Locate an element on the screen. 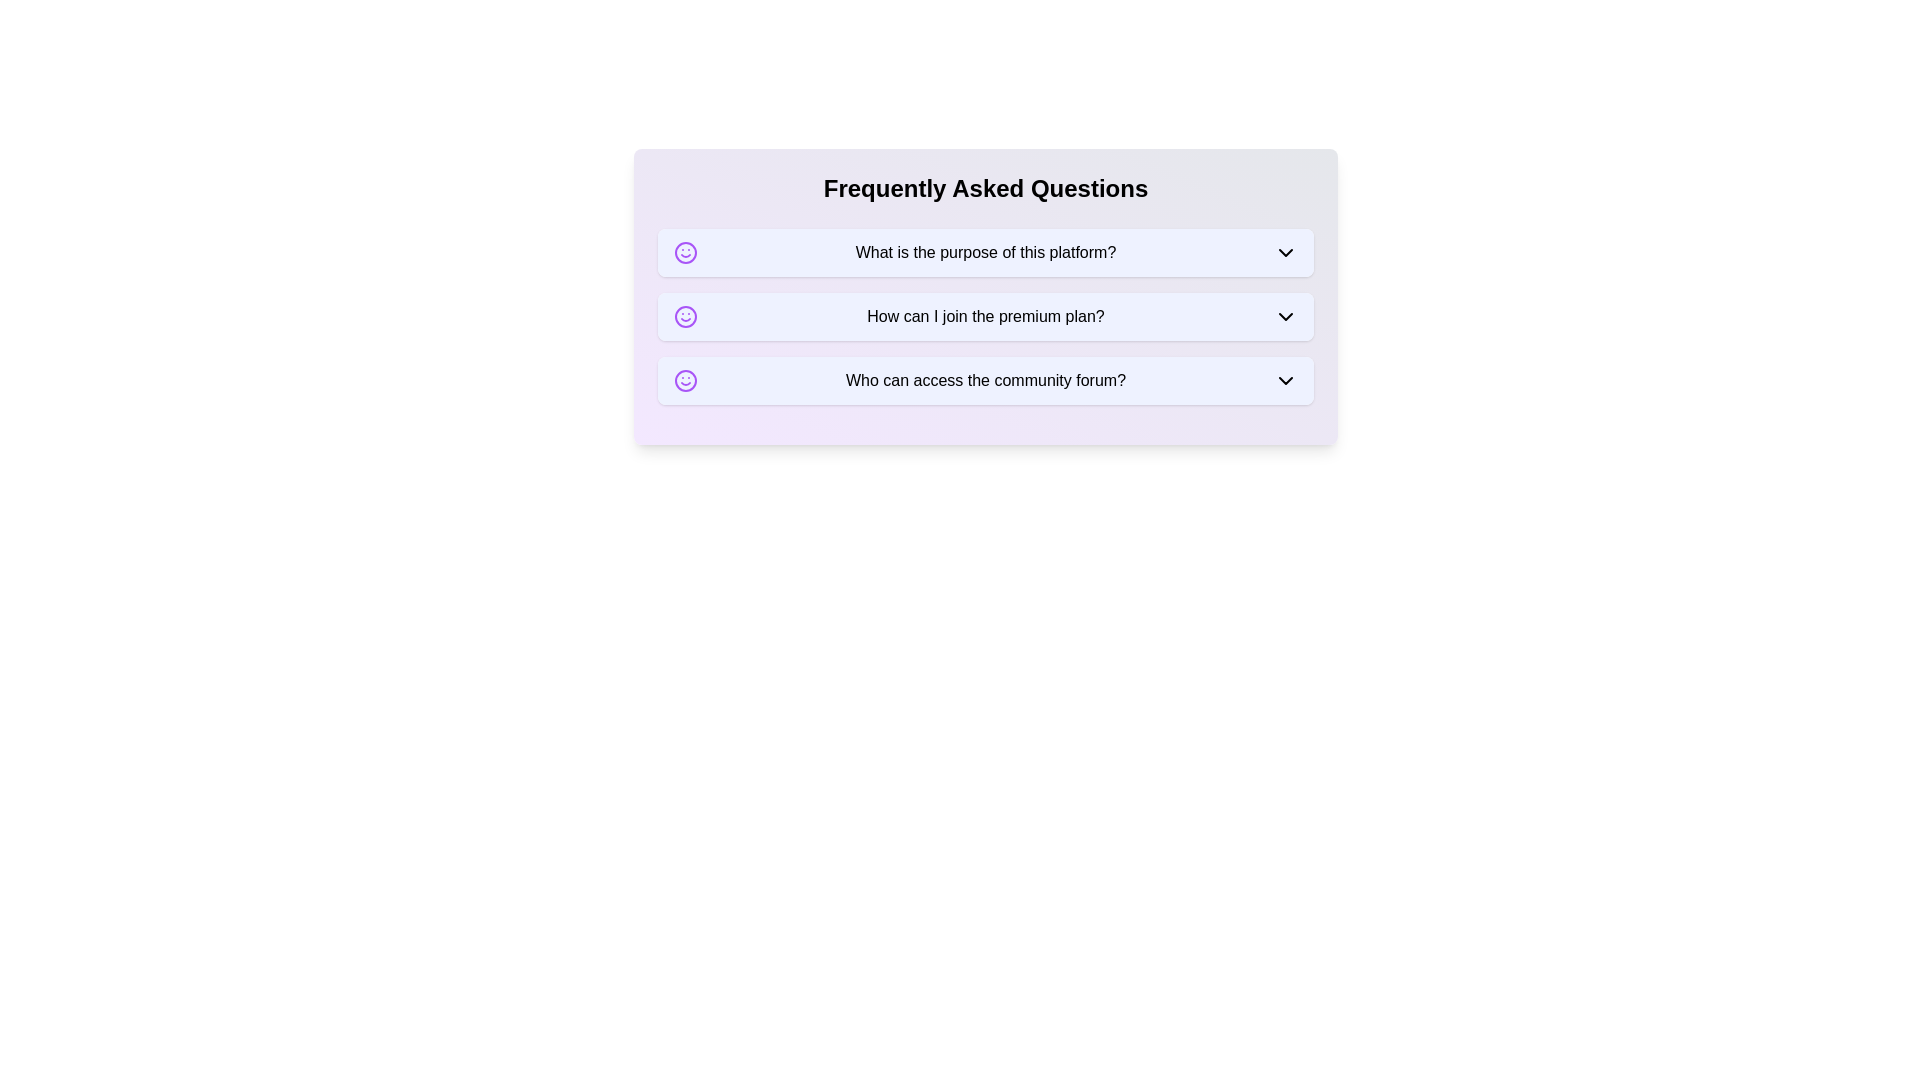  the toggle button (chevron icon) located at the rightmost portion of the middle question bar in the FAQ section is located at coordinates (1286, 315).